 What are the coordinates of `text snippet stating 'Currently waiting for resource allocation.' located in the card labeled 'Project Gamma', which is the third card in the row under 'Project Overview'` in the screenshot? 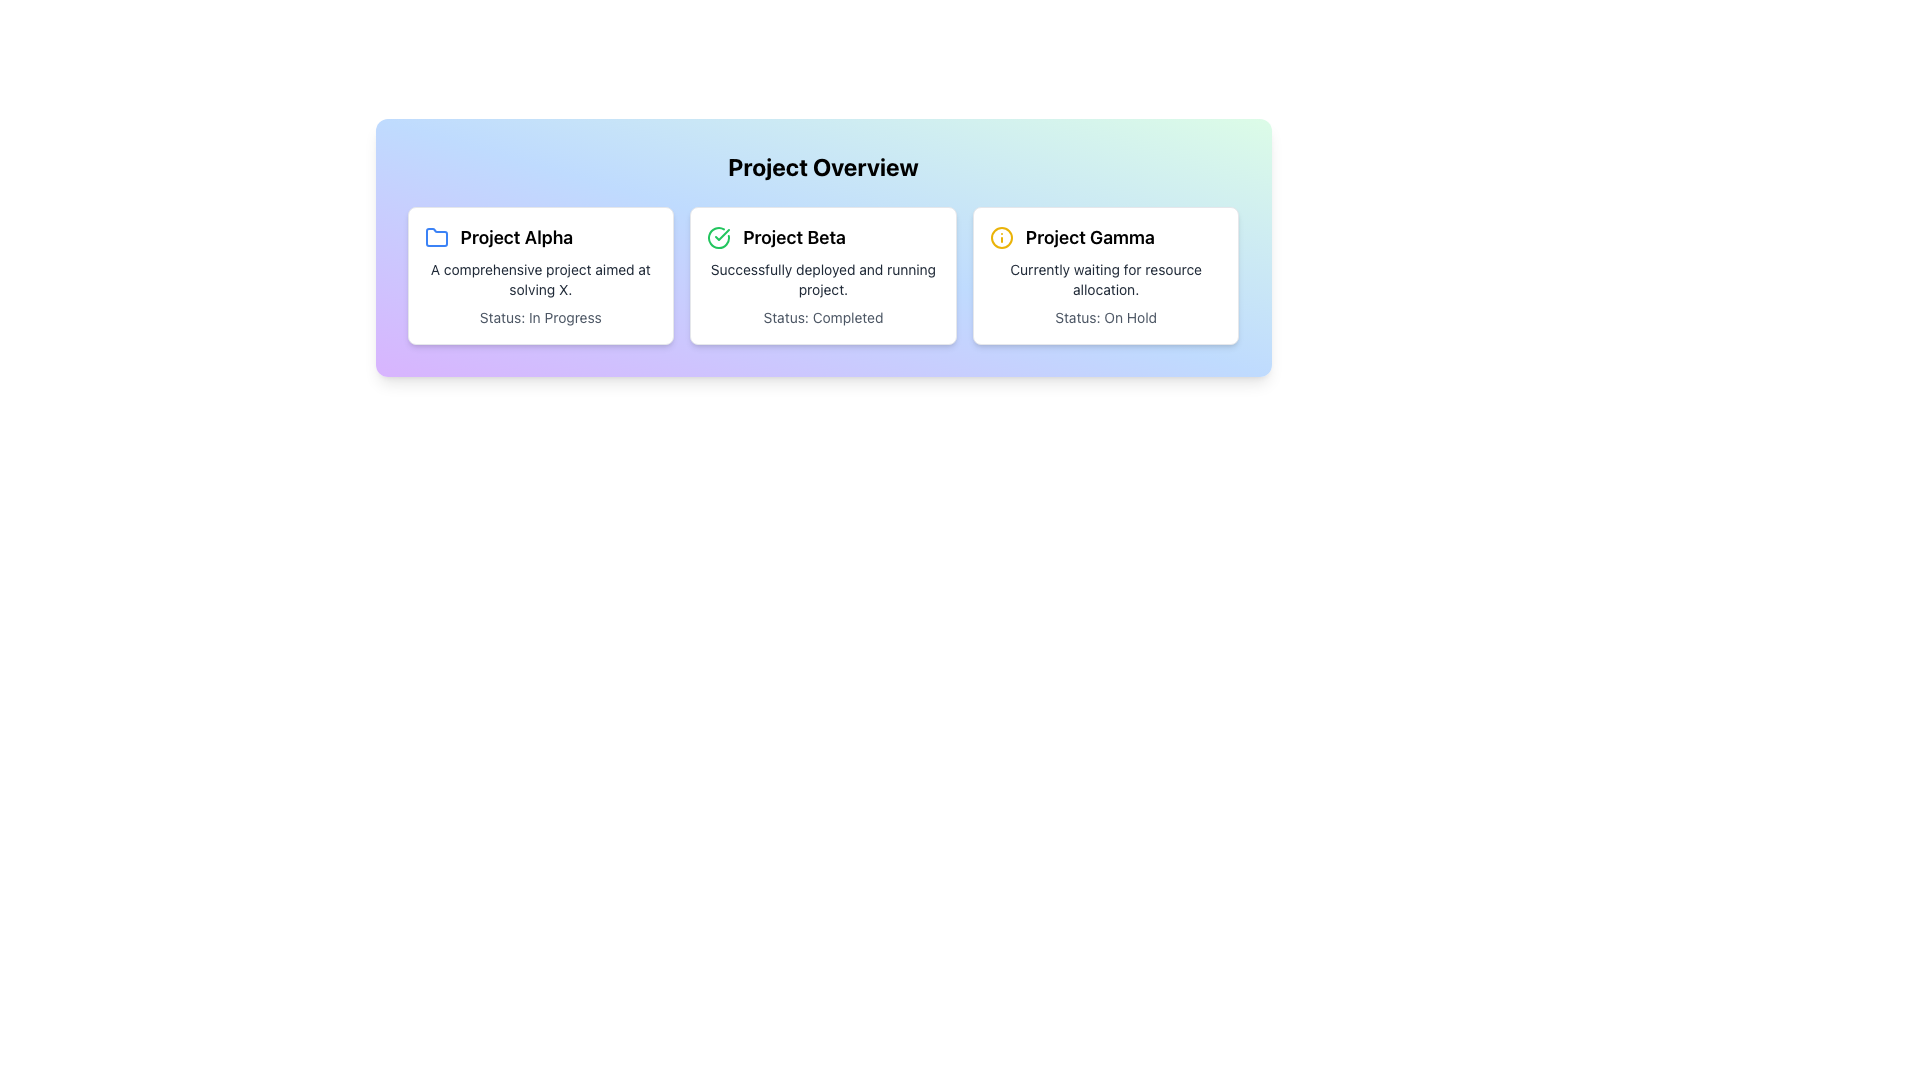 It's located at (1105, 280).